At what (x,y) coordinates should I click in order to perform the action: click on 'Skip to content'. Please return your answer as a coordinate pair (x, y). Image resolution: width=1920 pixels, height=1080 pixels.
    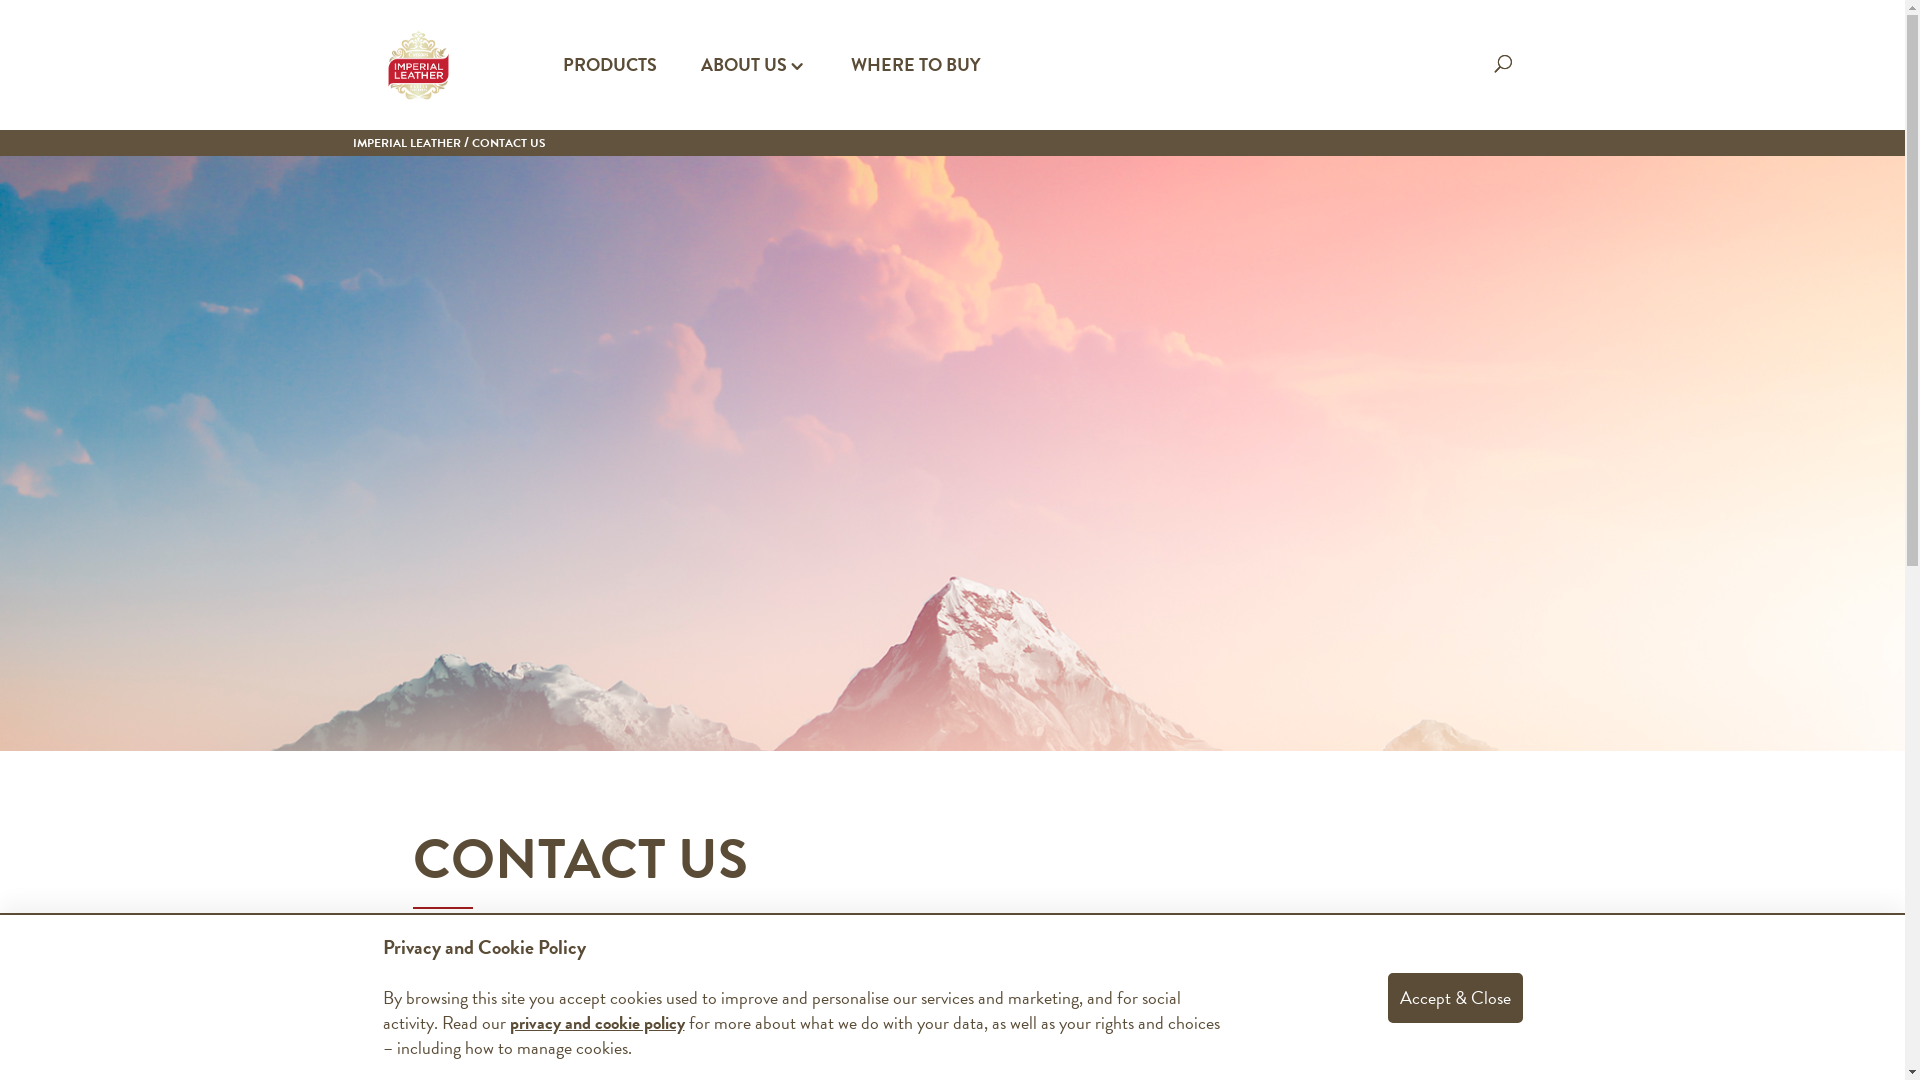
    Looking at the image, I should click on (0, 0).